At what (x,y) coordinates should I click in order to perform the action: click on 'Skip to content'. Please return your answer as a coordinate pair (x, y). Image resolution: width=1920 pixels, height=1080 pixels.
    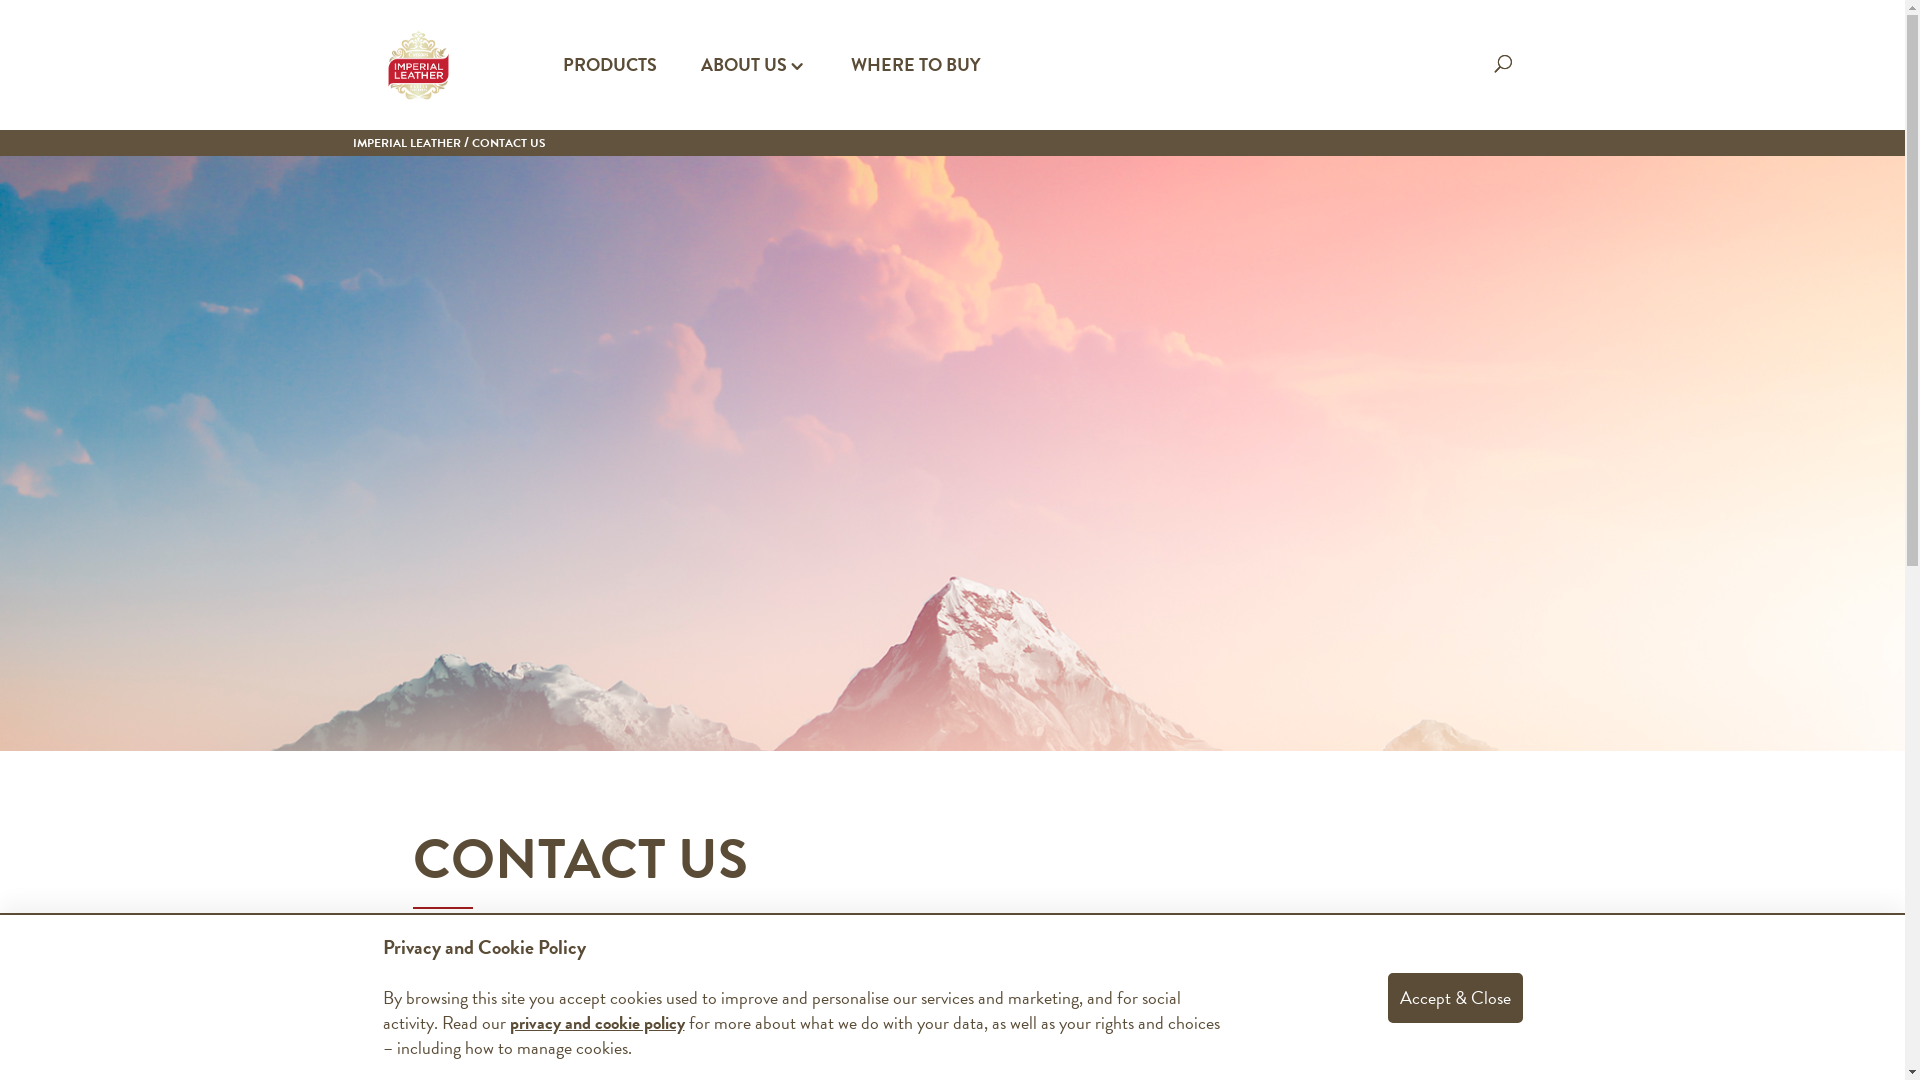
    Looking at the image, I should click on (0, 0).